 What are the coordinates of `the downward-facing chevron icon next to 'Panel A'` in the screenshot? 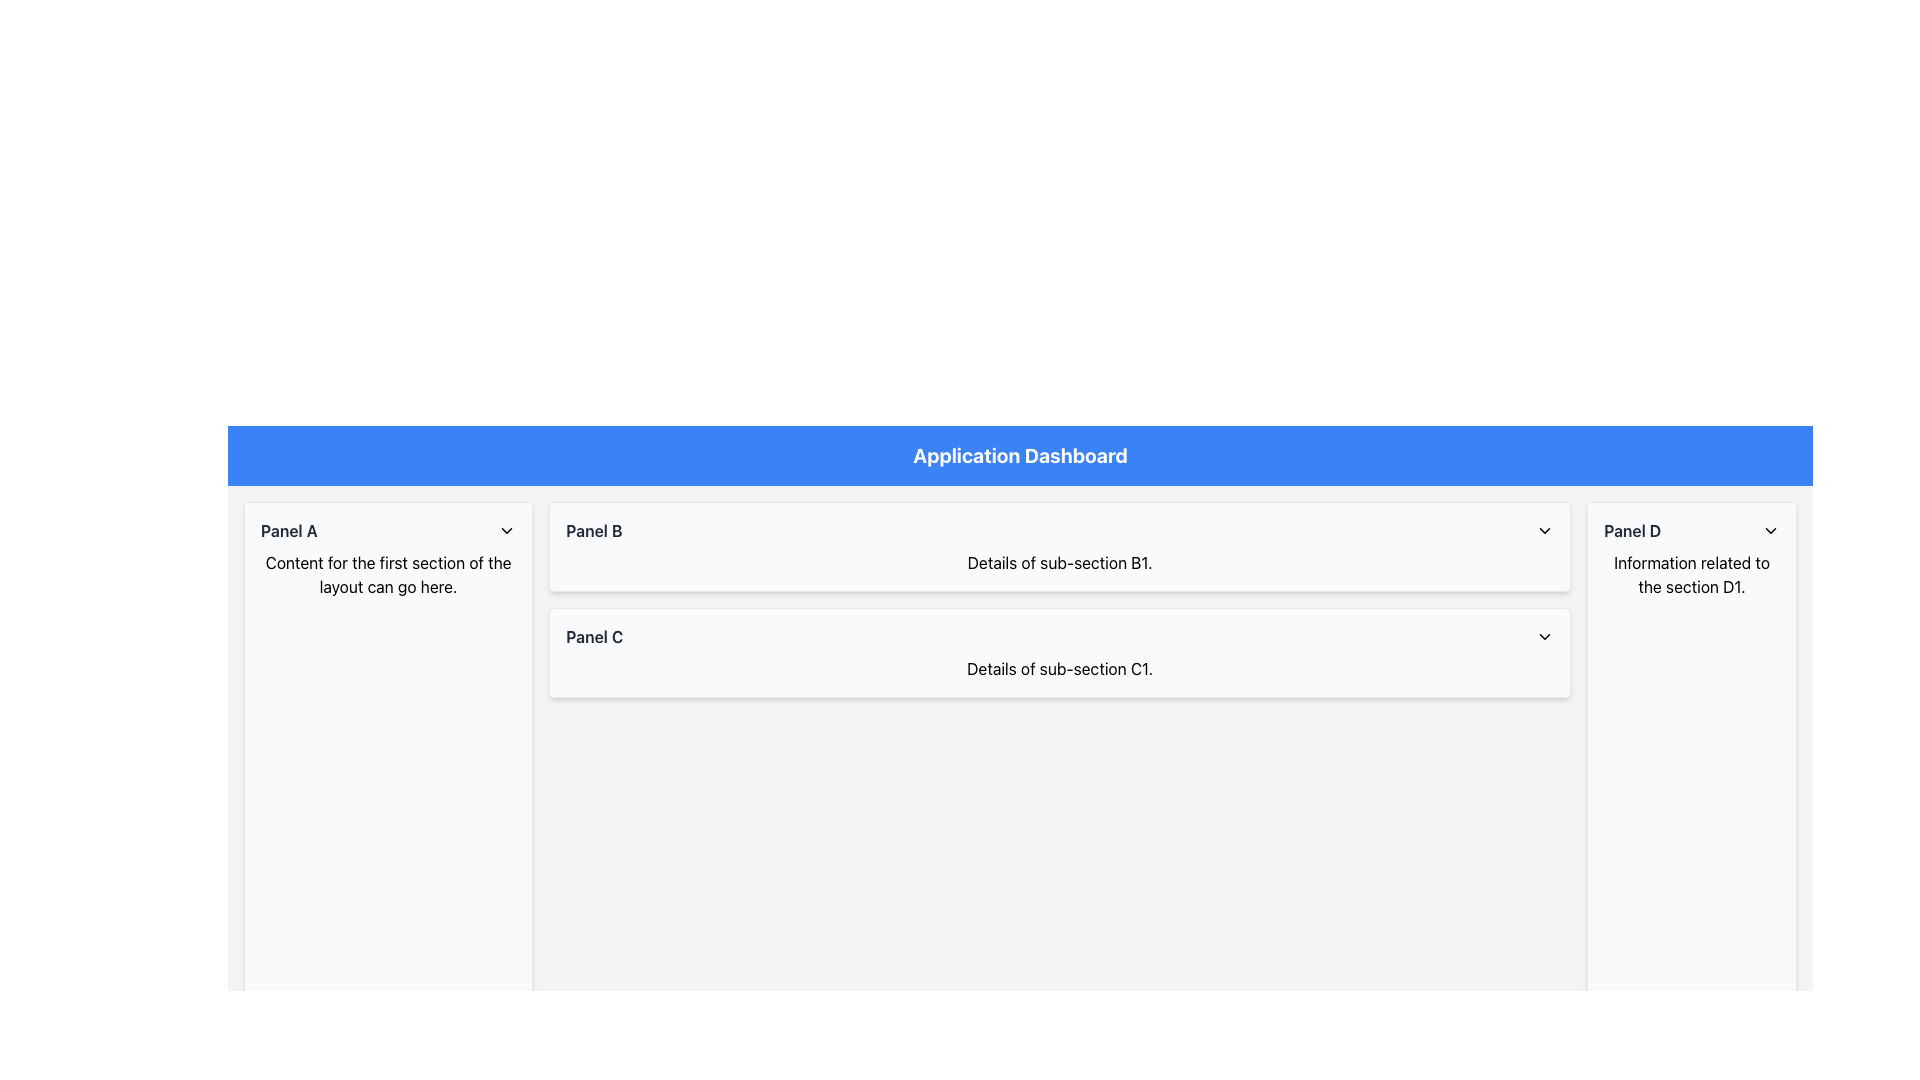 It's located at (507, 530).